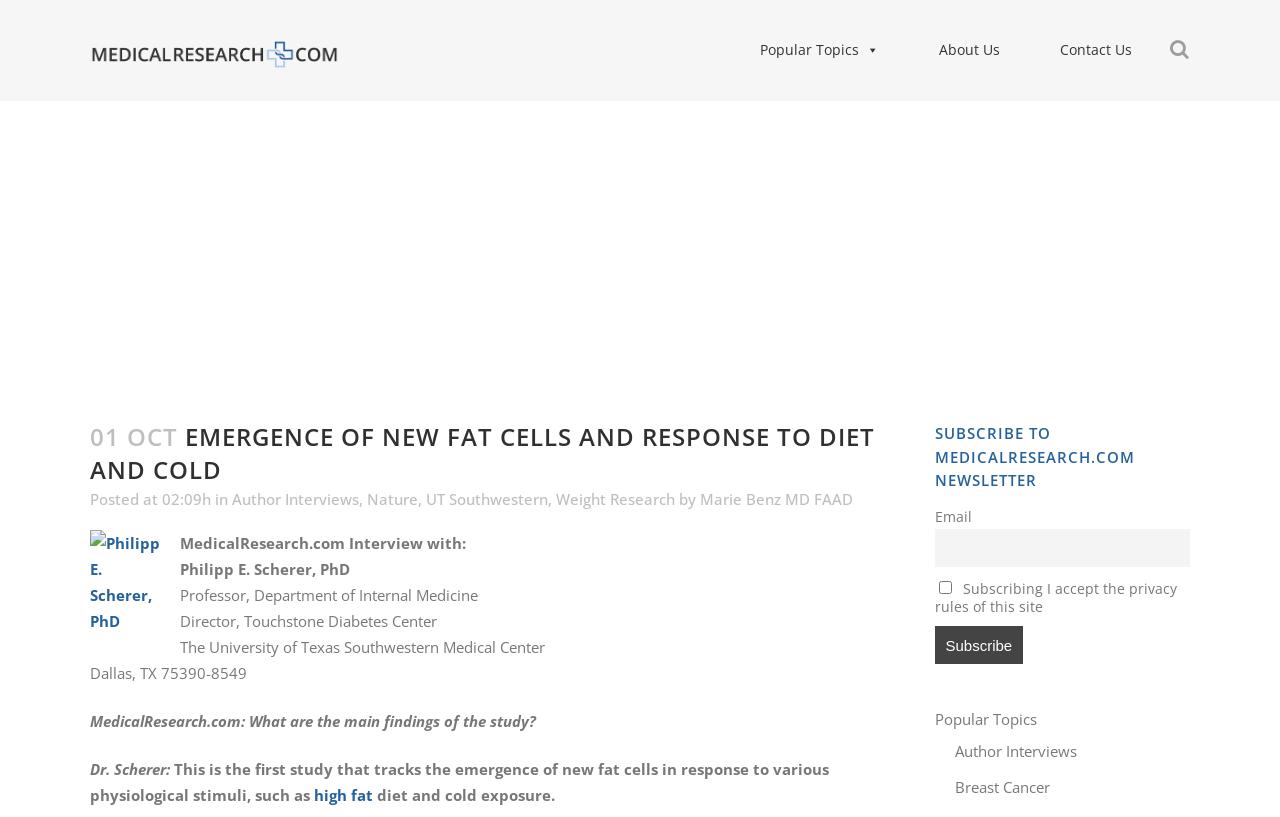  What do you see at coordinates (392, 498) in the screenshot?
I see `'Nature'` at bounding box center [392, 498].